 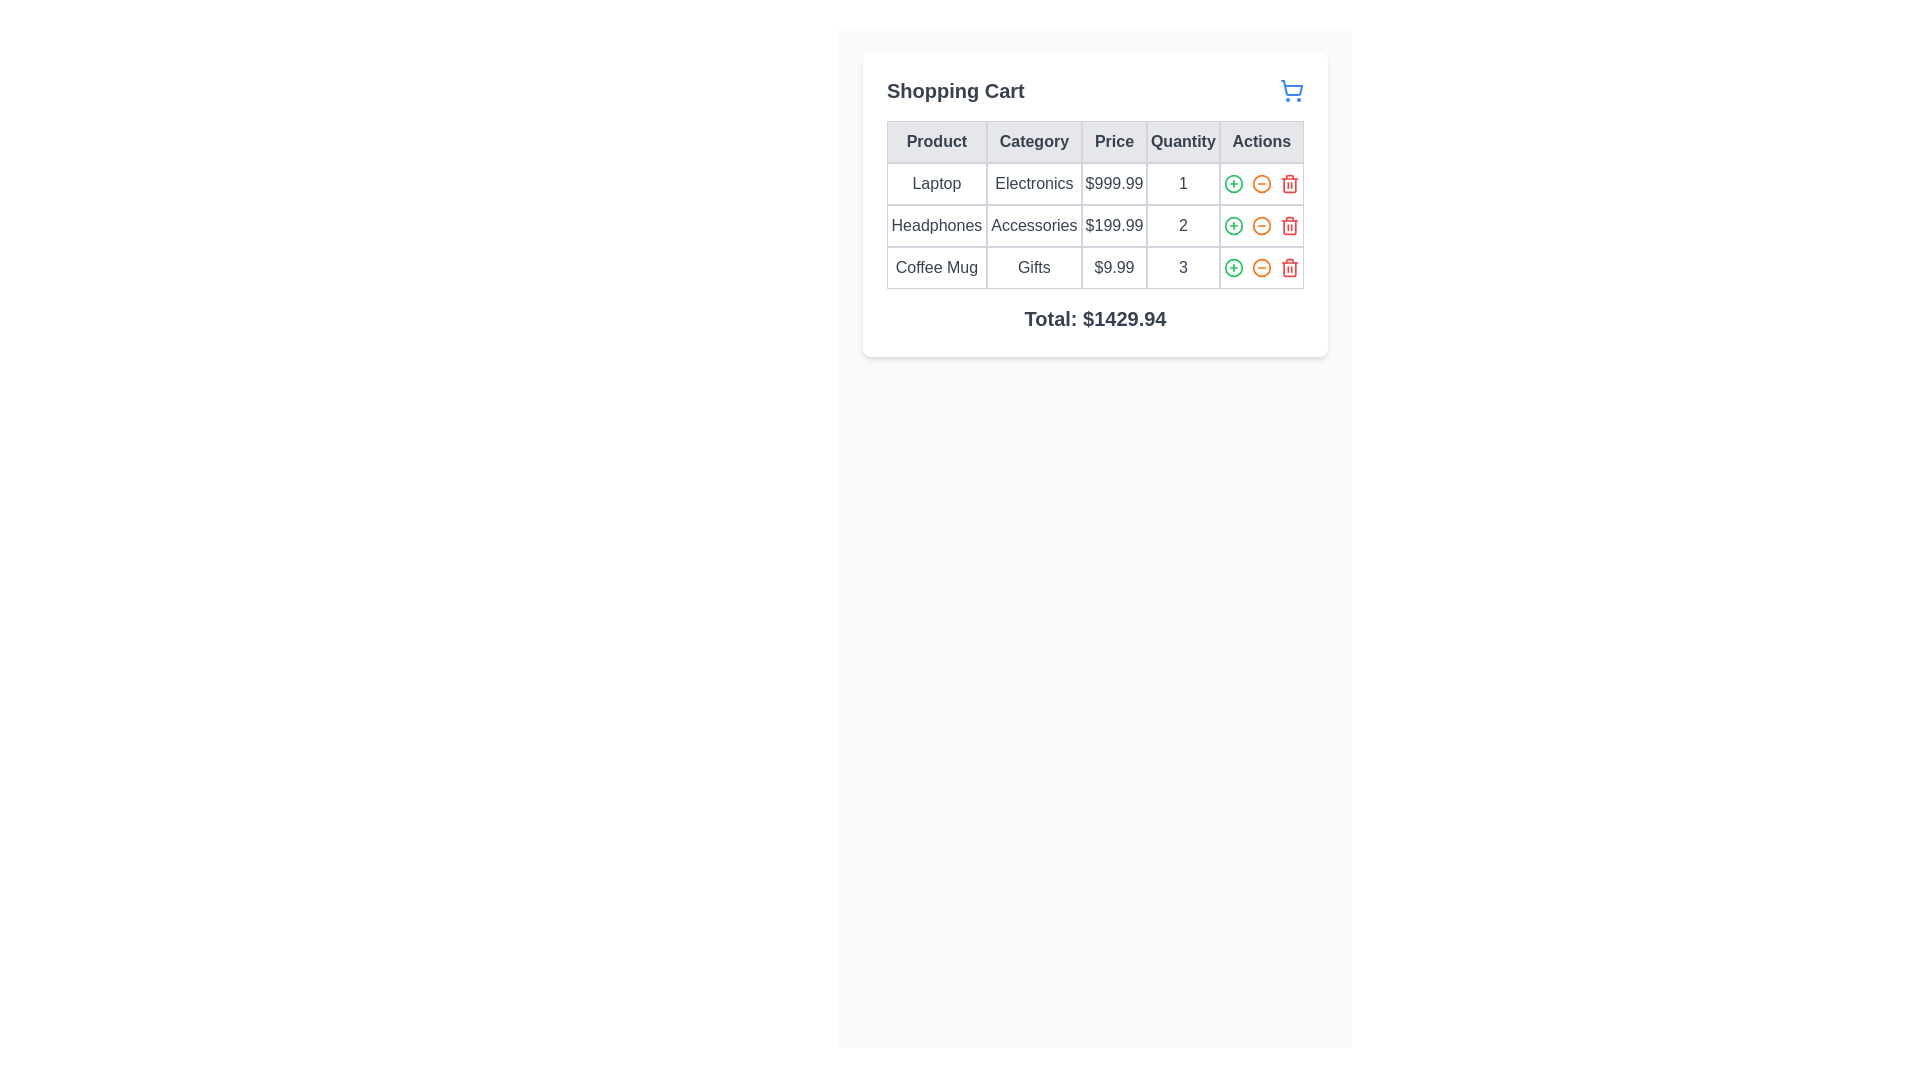 What do you see at coordinates (1034, 184) in the screenshot?
I see `the 'Category' Text label in the Shopping Cart table that displays 'Laptop'` at bounding box center [1034, 184].